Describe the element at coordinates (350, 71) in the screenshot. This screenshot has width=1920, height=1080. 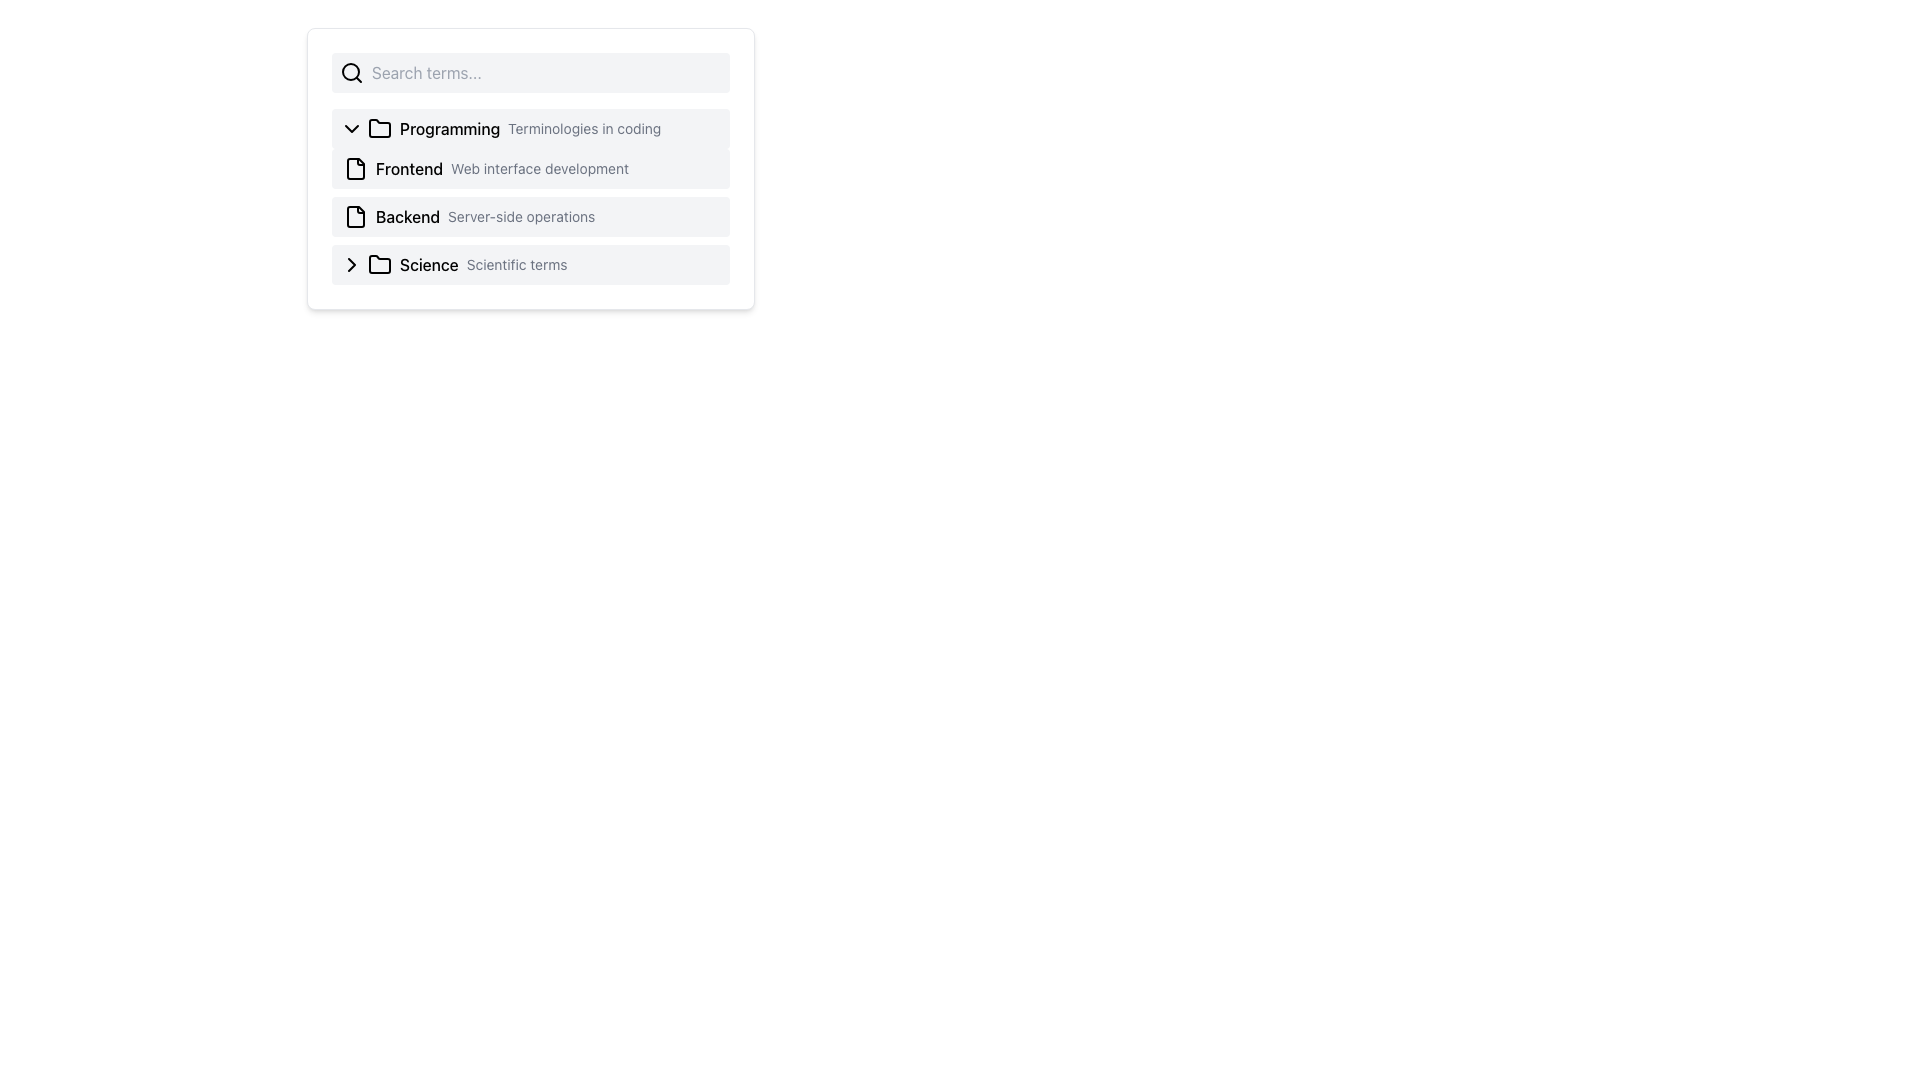
I see `the decorative SVG circle of the search icon located at the far left of the search bar` at that location.